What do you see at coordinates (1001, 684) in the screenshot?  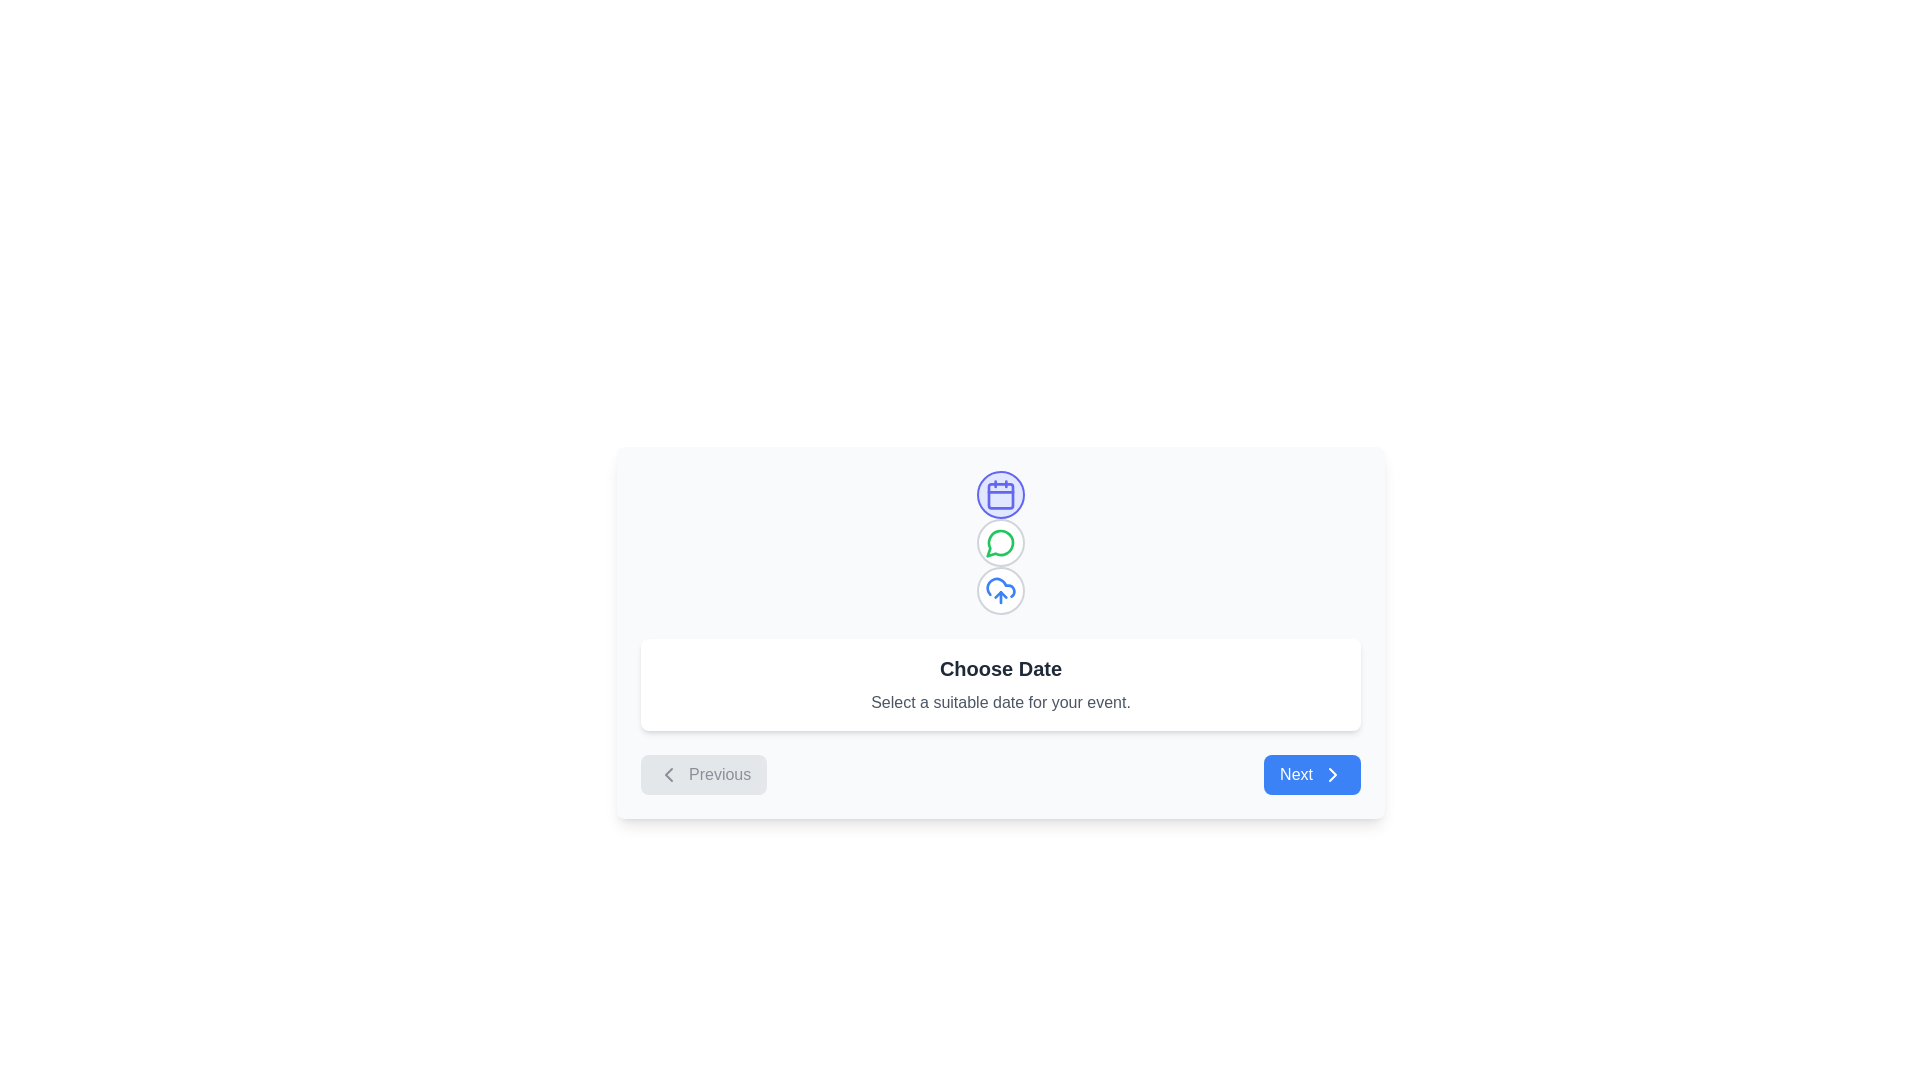 I see `the Informational Section titled 'Choose Date' which has a white background, rounded corners, and contains a subtitle 'Select a suitable date for your event.'` at bounding box center [1001, 684].